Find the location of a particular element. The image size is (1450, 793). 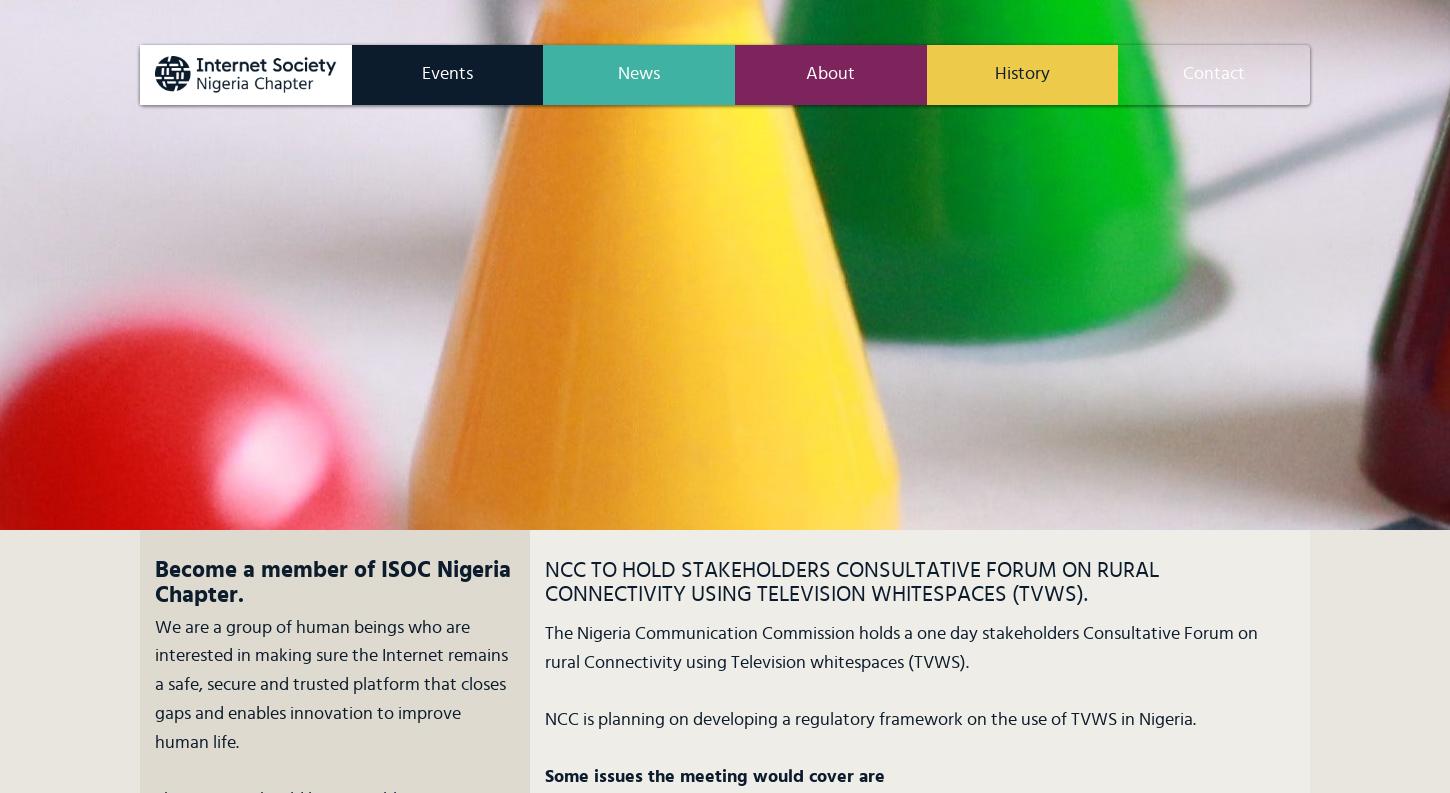

'NCC is planning on developing a regulatory framework on the  use of TVWS in Nigeria.' is located at coordinates (868, 718).